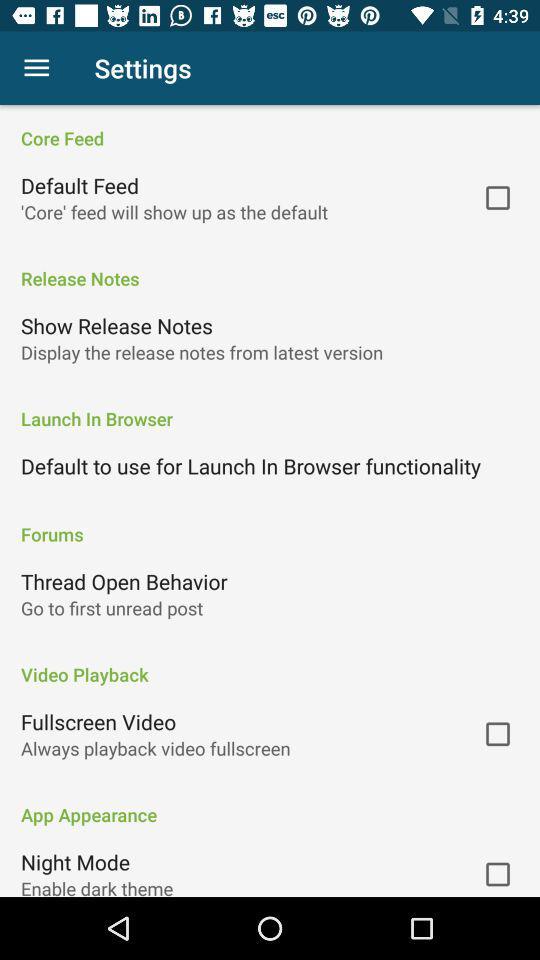 This screenshot has height=960, width=540. I want to click on item below night mode, so click(96, 885).